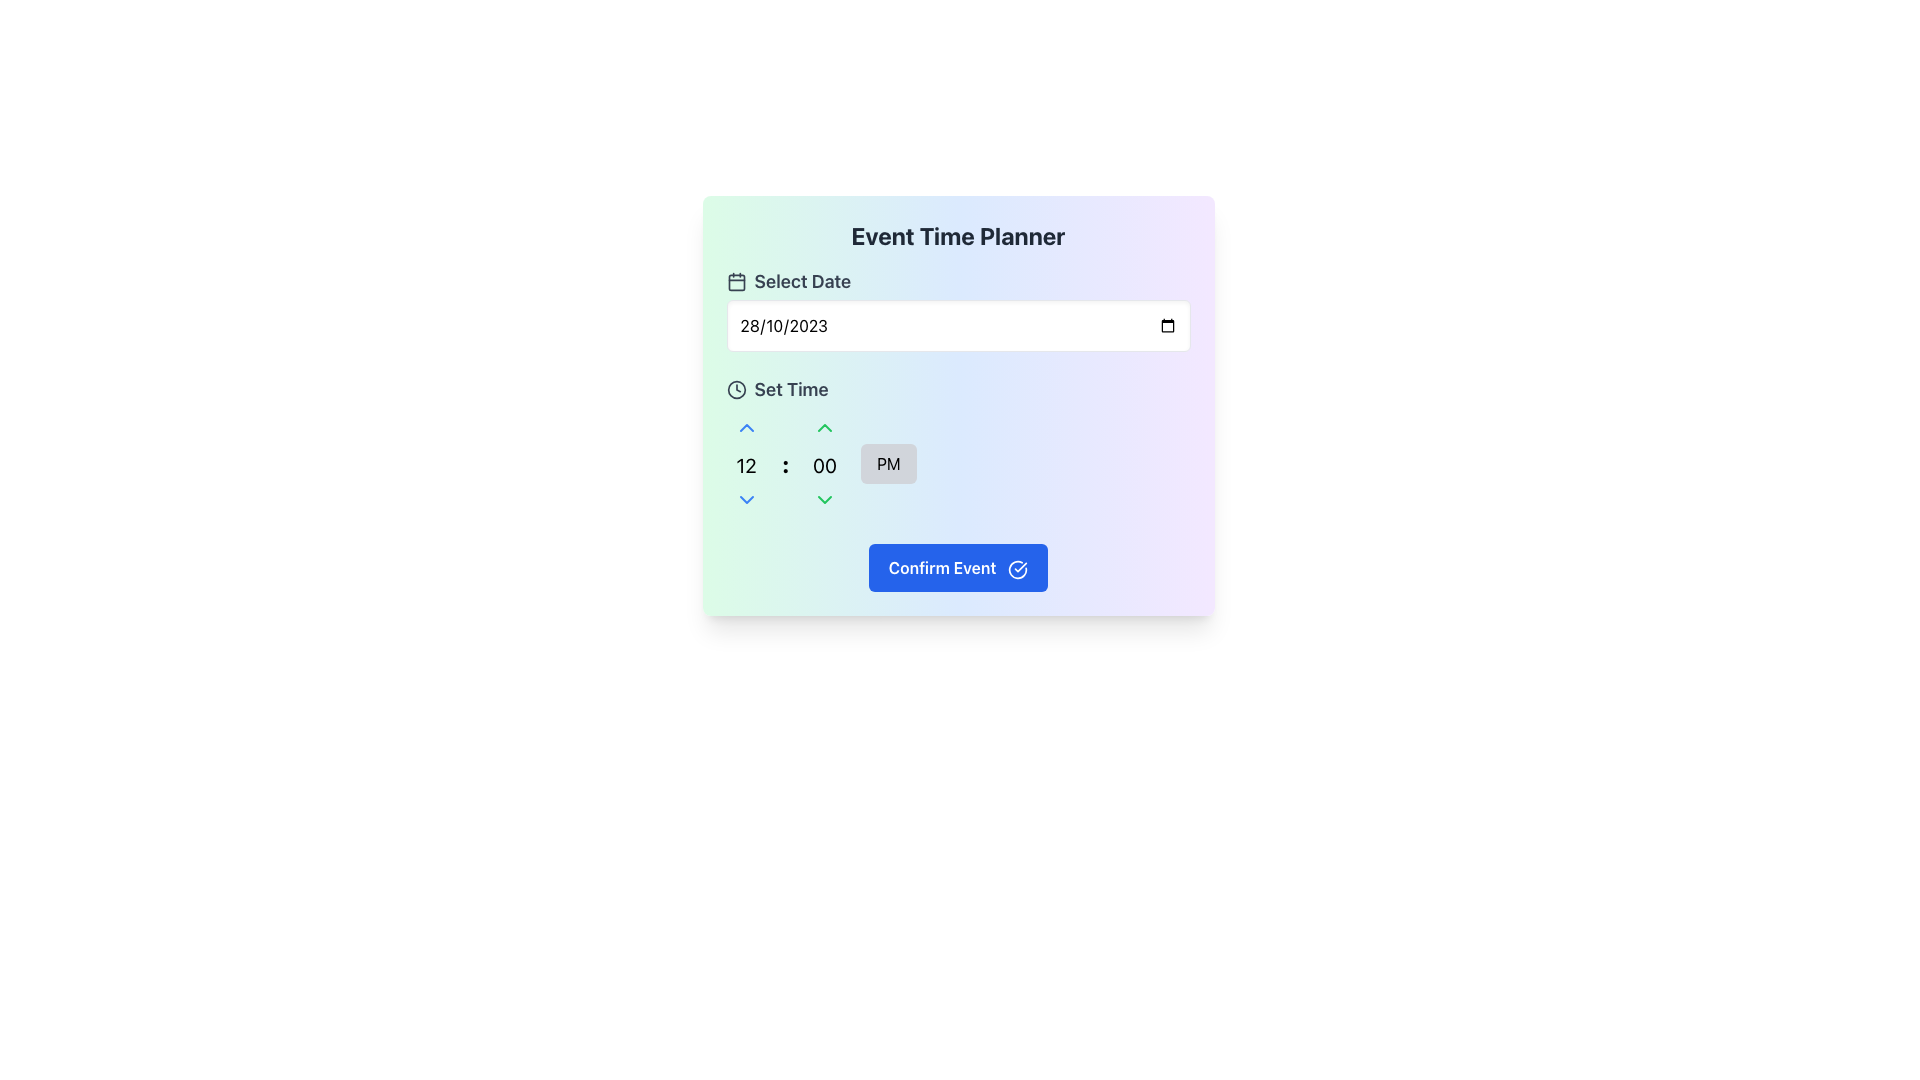 The height and width of the screenshot is (1080, 1920). What do you see at coordinates (825, 427) in the screenshot?
I see `the upward-pointing chevron button with a thin green stroke located in the 'Set Time' section, positioned above the '00' text` at bounding box center [825, 427].